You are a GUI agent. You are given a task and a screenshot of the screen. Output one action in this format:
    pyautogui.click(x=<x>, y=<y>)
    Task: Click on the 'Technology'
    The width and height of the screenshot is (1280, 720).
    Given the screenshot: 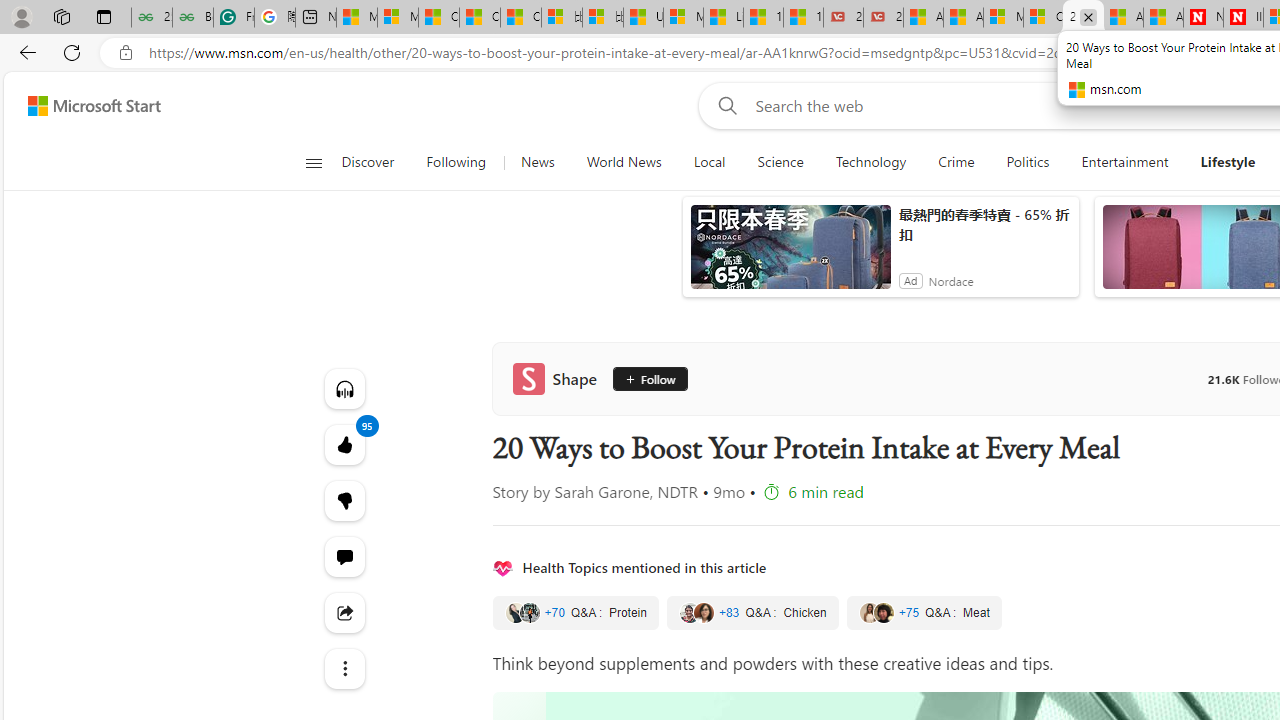 What is the action you would take?
    pyautogui.click(x=871, y=162)
    